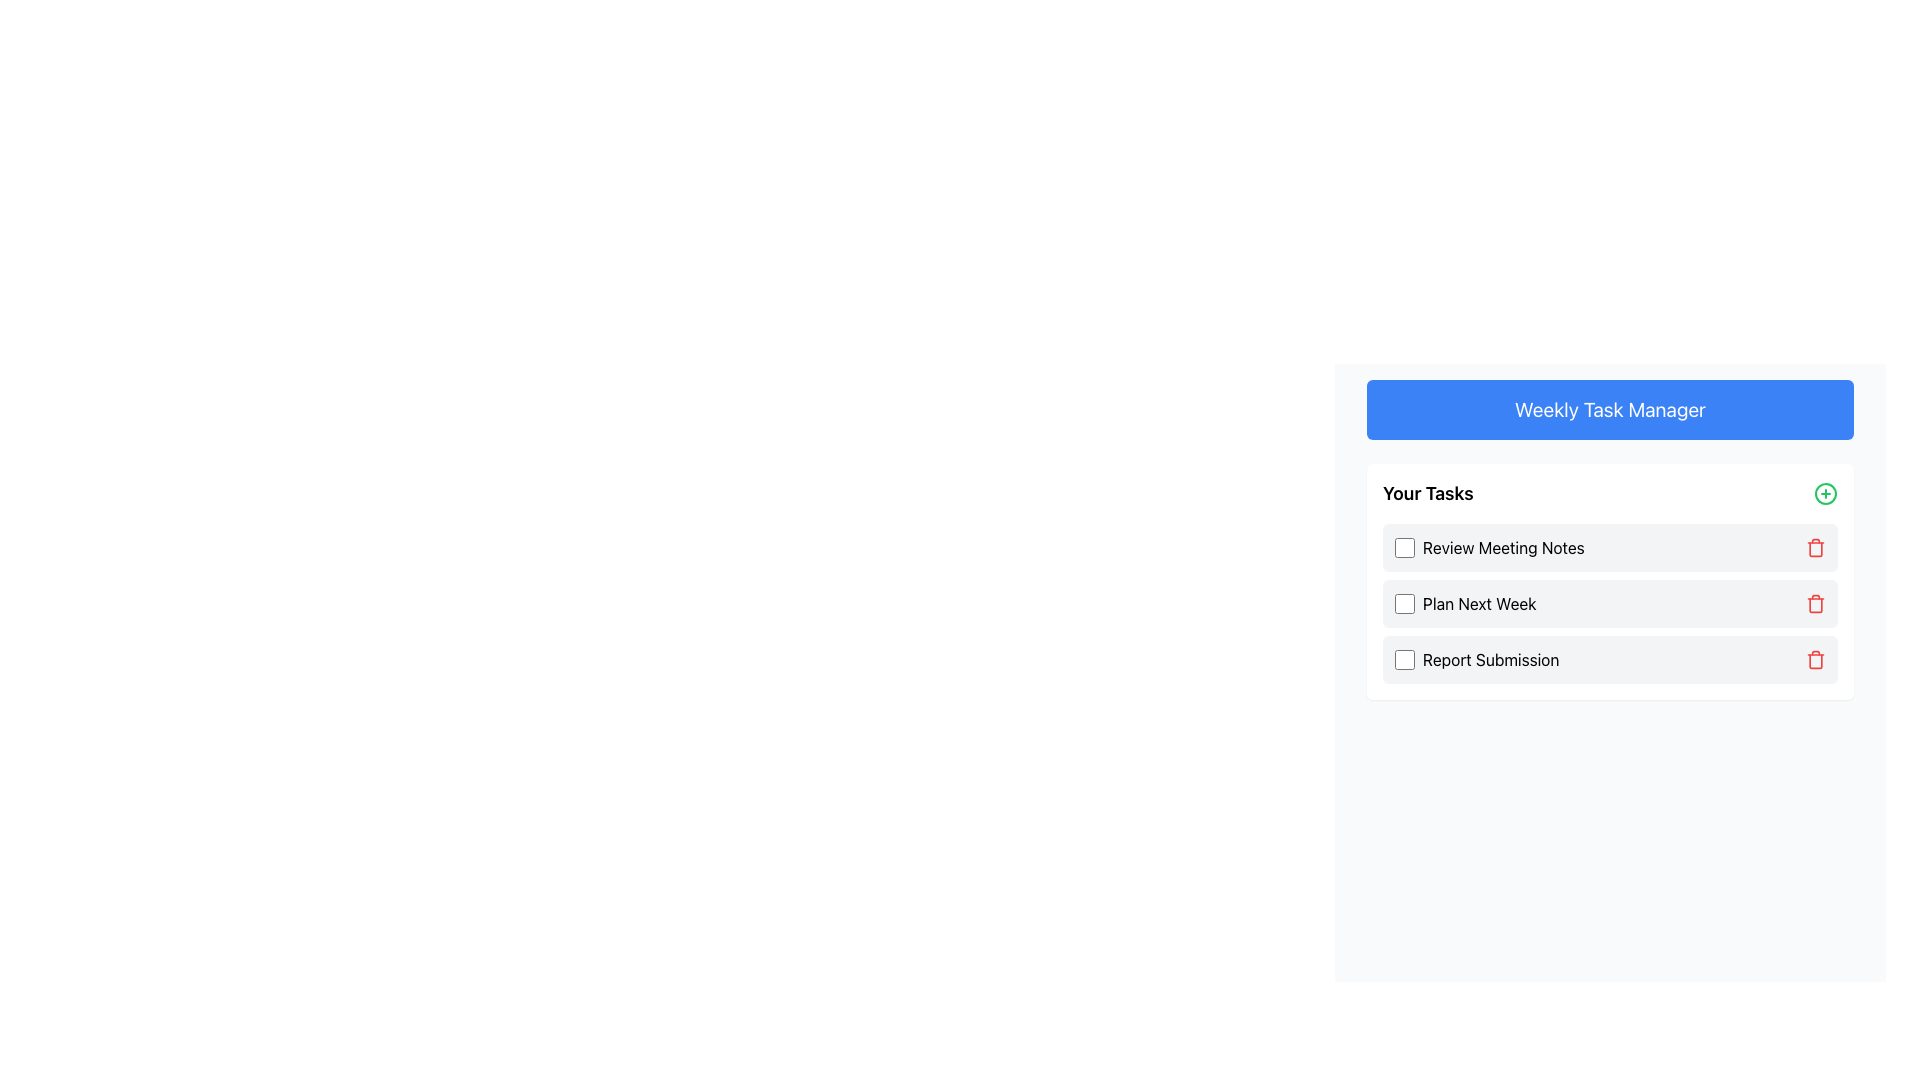 The width and height of the screenshot is (1920, 1080). I want to click on the delete button for the 'Plan Next Week' task entry to confirm the deletion of the associated task from the task list, so click(1815, 603).